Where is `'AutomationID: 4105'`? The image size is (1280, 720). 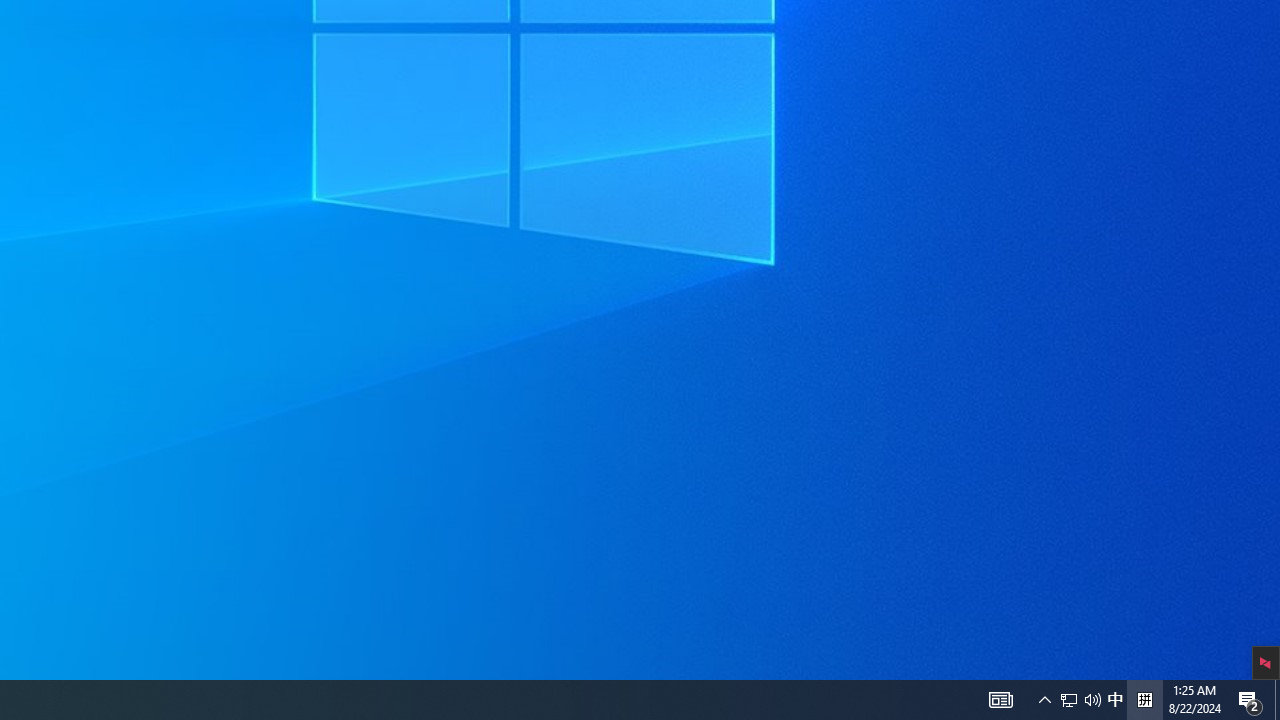 'AutomationID: 4105' is located at coordinates (1044, 698).